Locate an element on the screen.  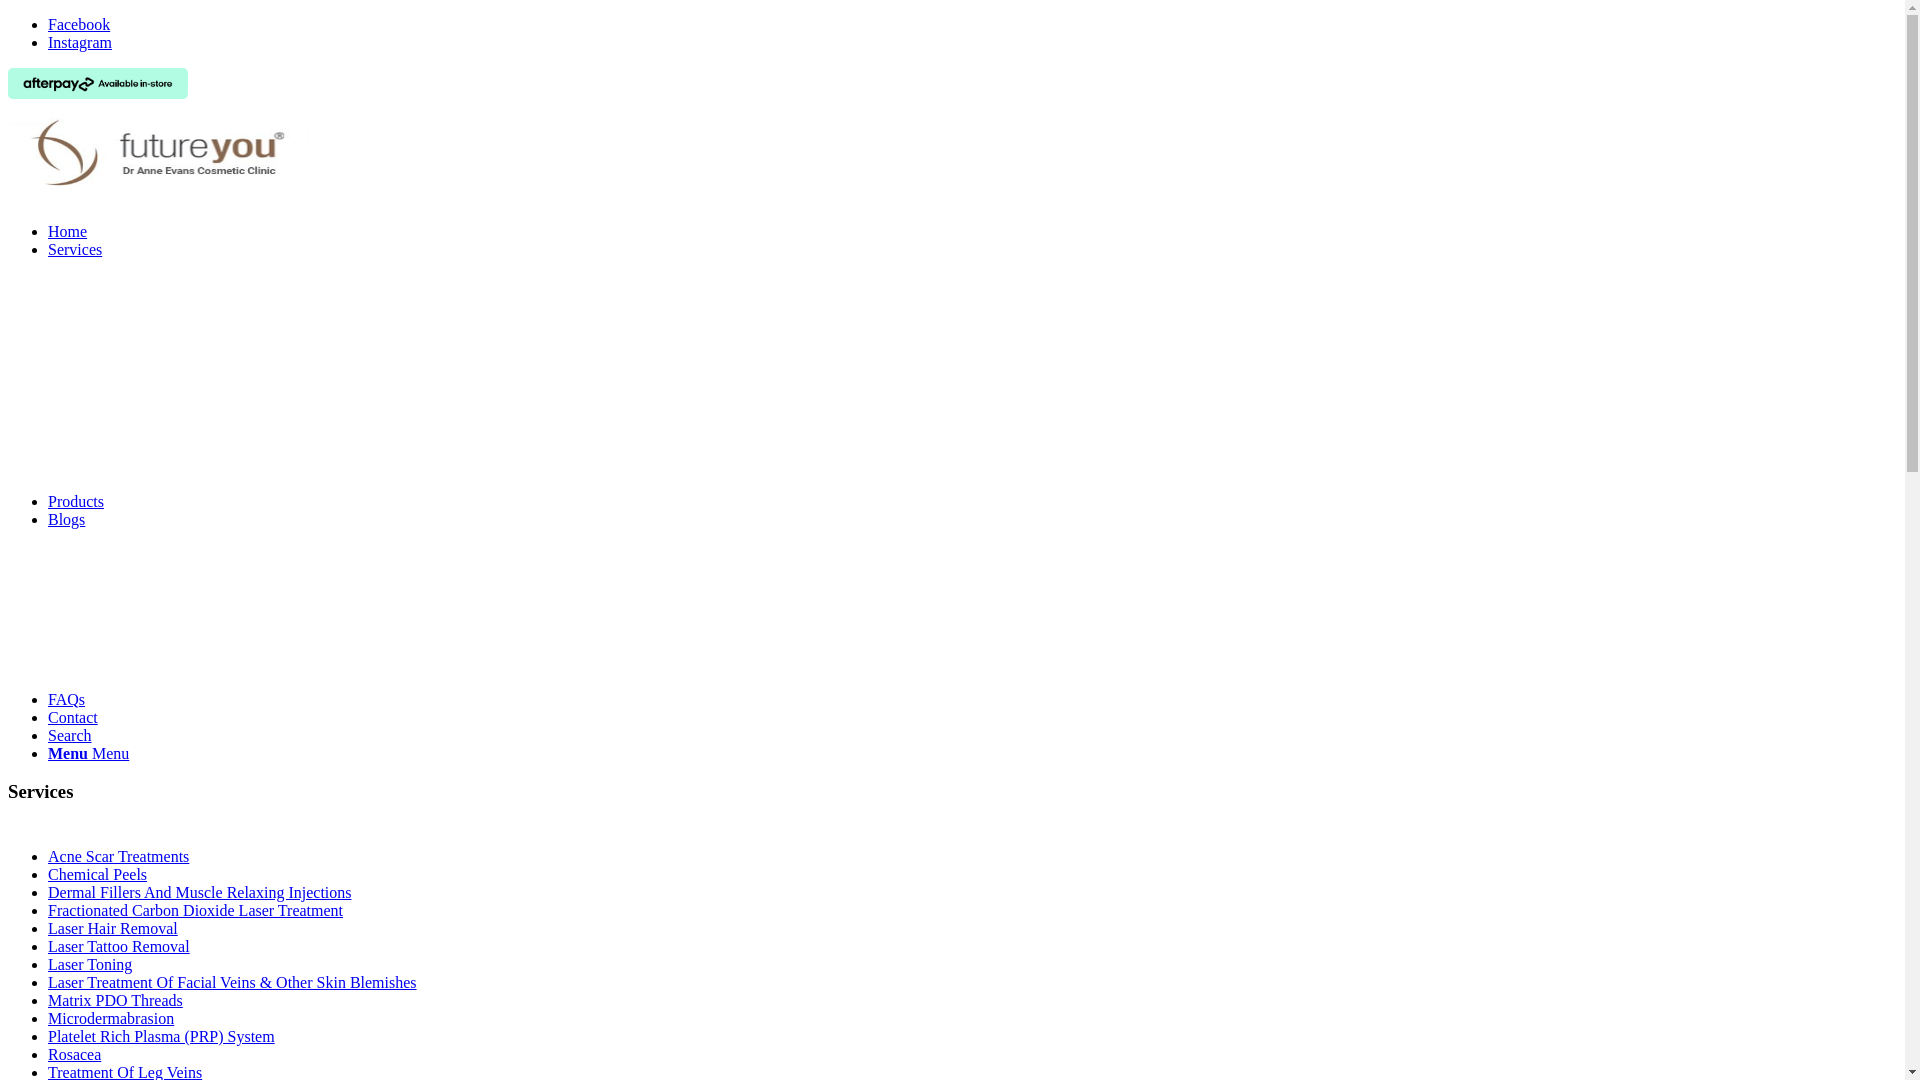
'Chemical Peels' is located at coordinates (48, 873).